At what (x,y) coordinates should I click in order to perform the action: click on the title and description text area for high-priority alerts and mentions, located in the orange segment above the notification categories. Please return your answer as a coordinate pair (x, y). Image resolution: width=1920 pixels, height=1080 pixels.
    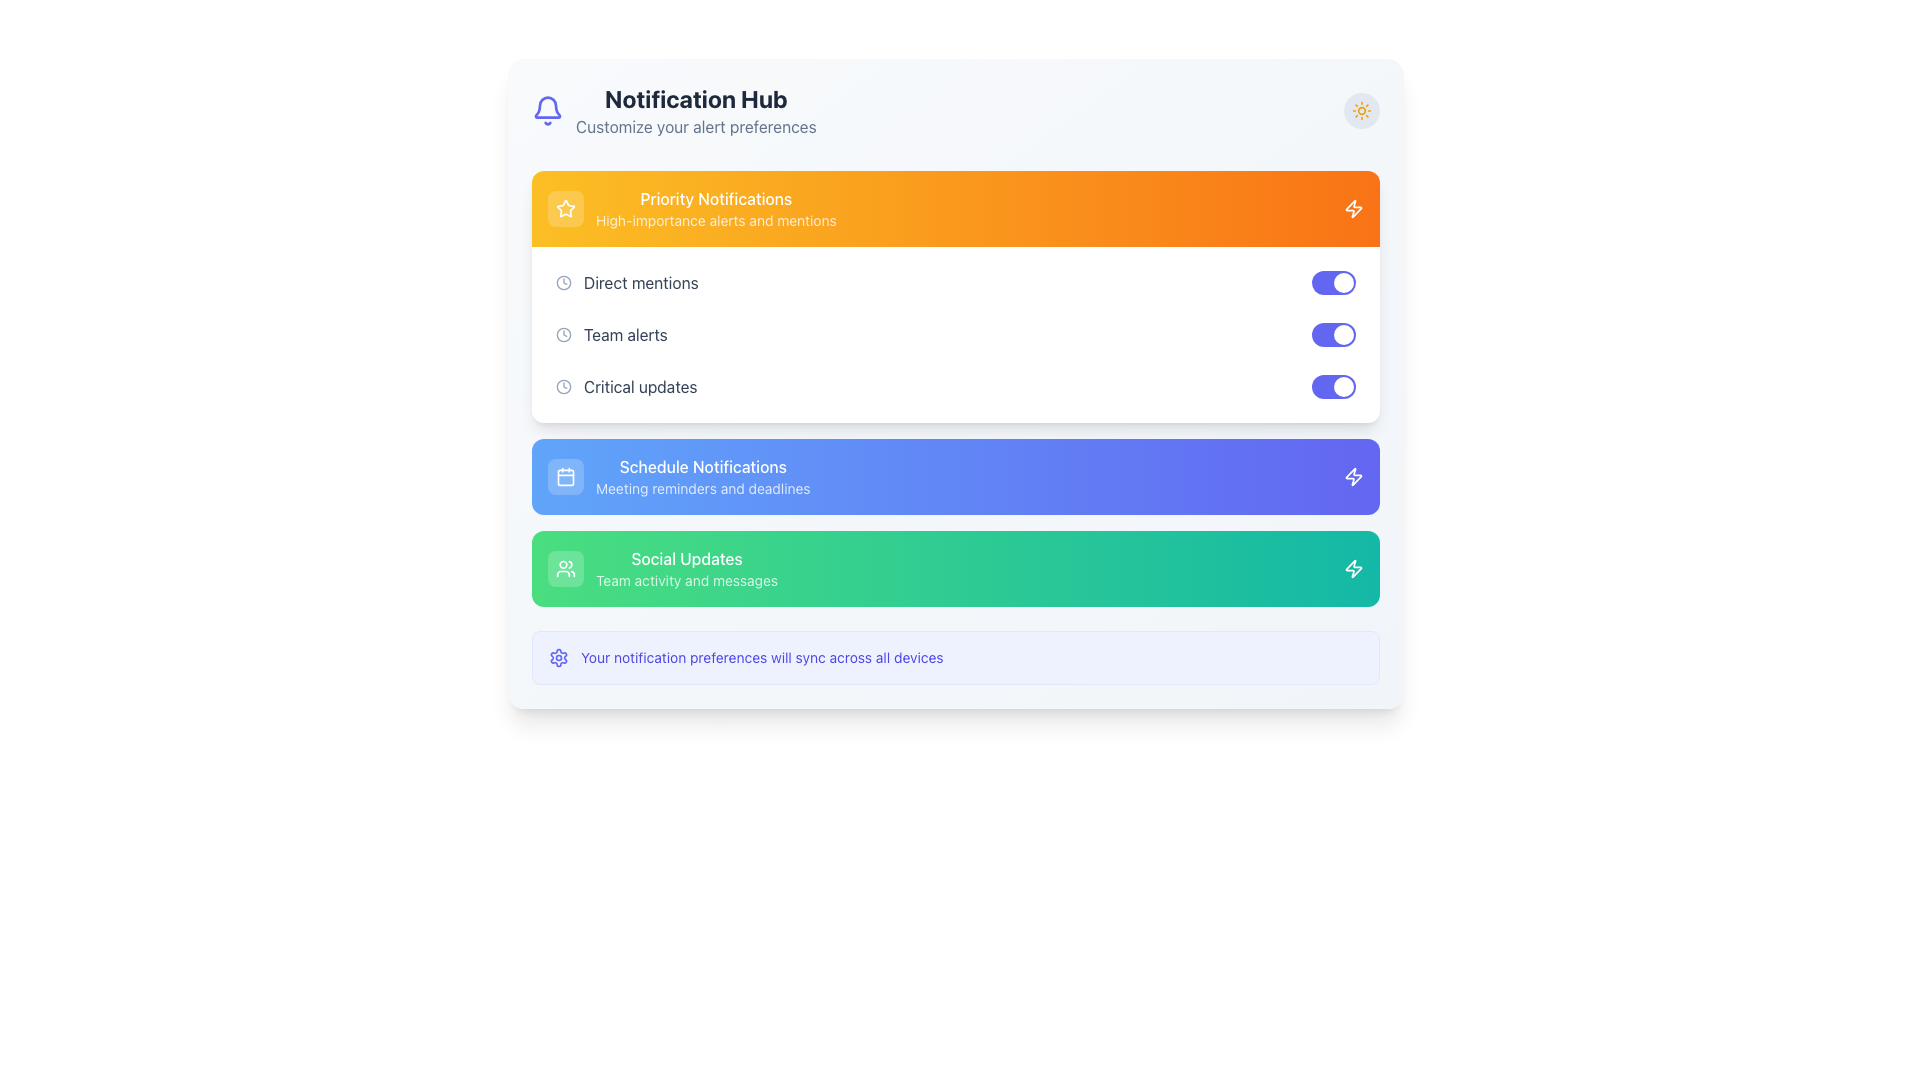
    Looking at the image, I should click on (716, 208).